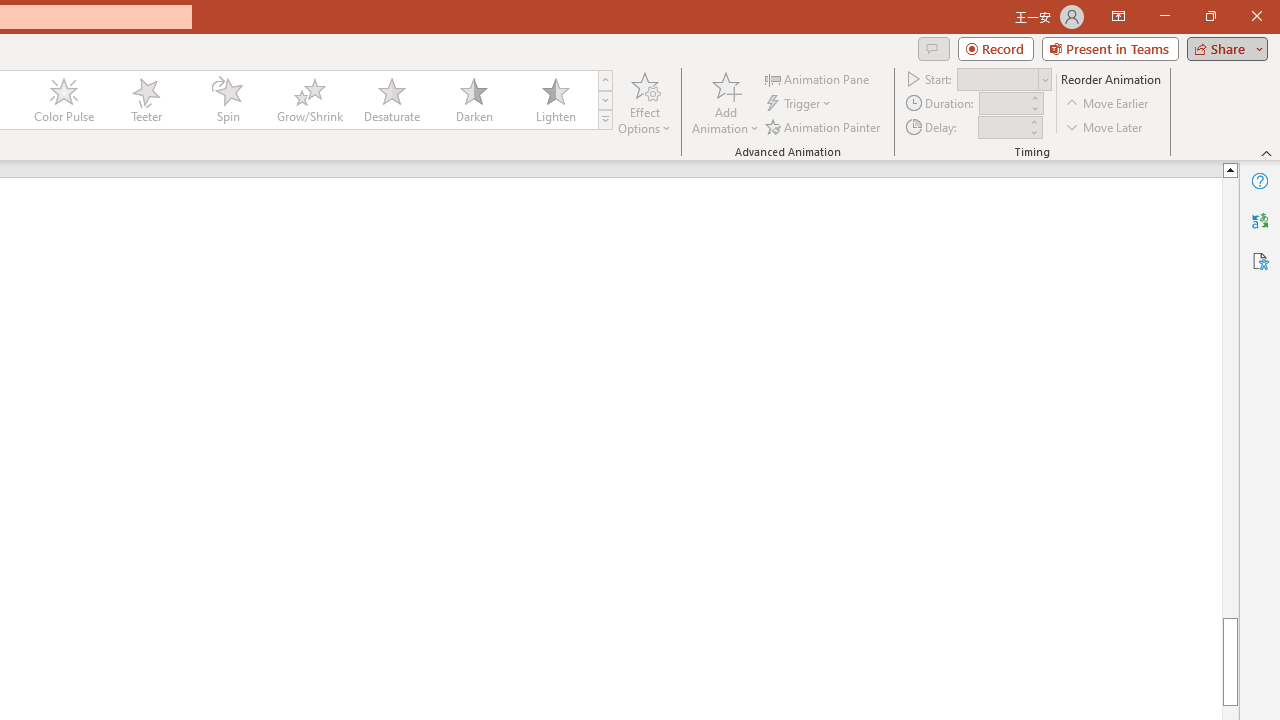  What do you see at coordinates (391, 100) in the screenshot?
I see `'Desaturate'` at bounding box center [391, 100].